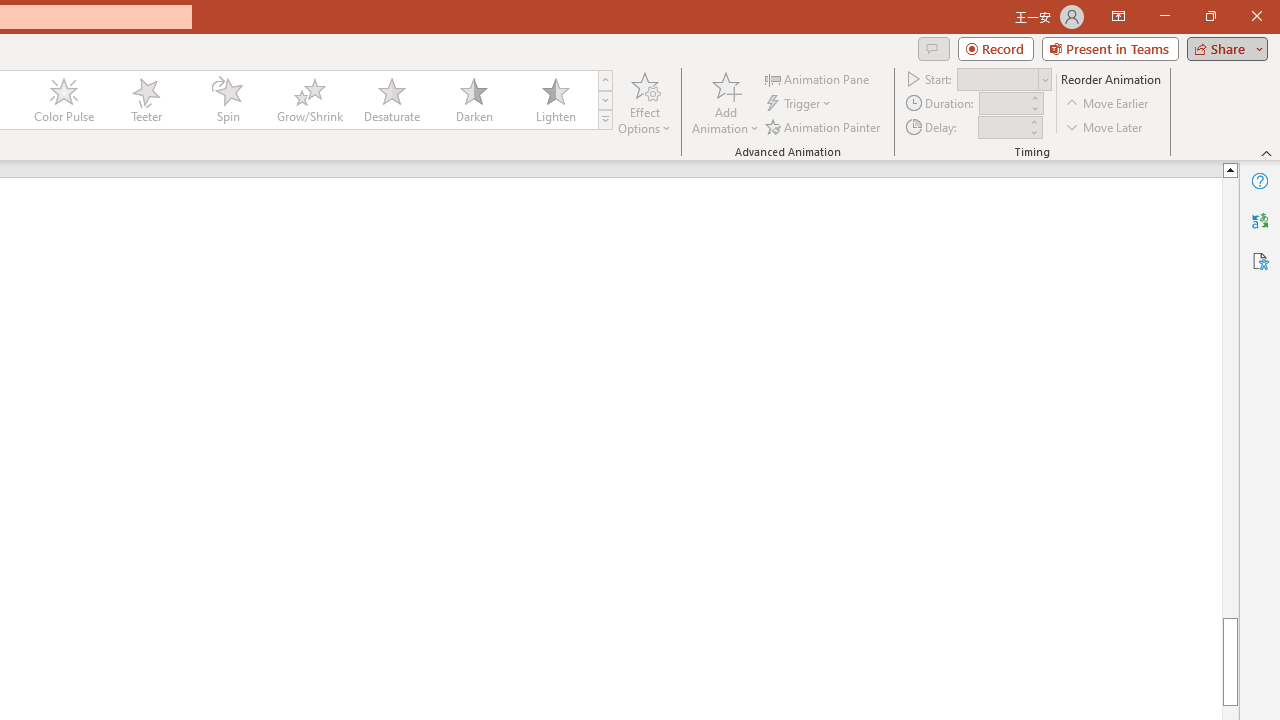  What do you see at coordinates (391, 100) in the screenshot?
I see `'Desaturate'` at bounding box center [391, 100].